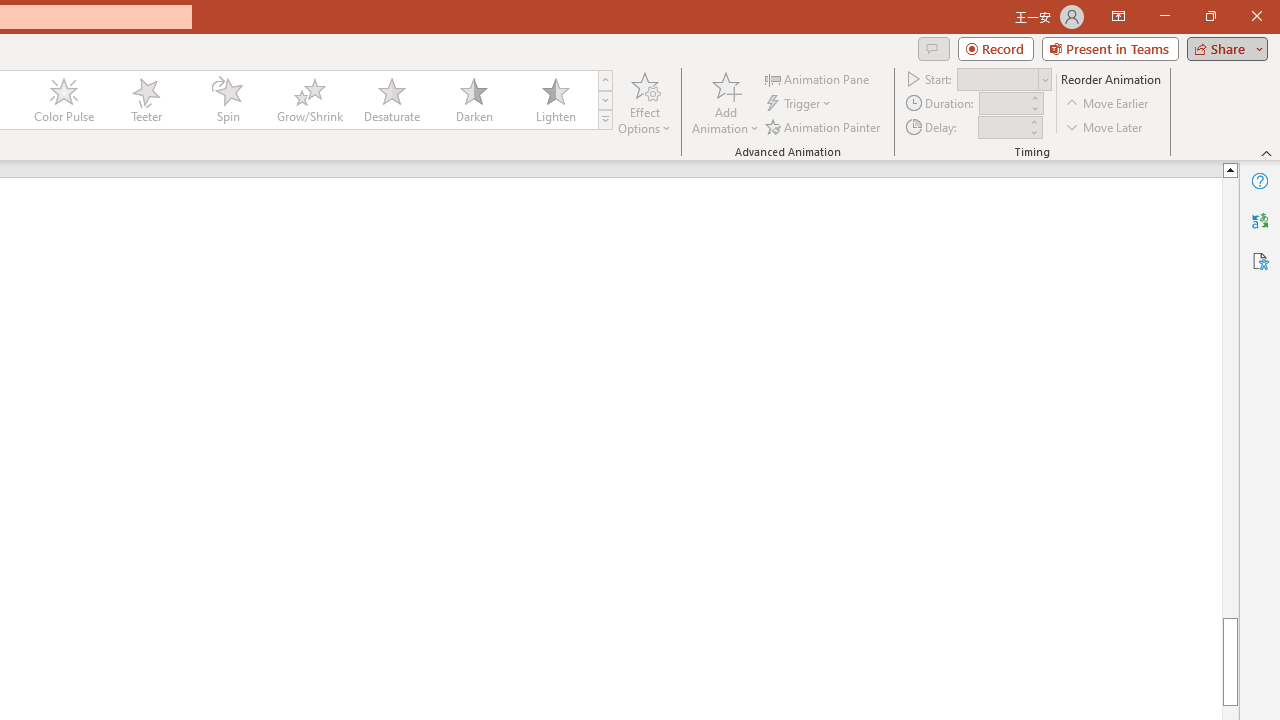  What do you see at coordinates (391, 100) in the screenshot?
I see `'Desaturate'` at bounding box center [391, 100].